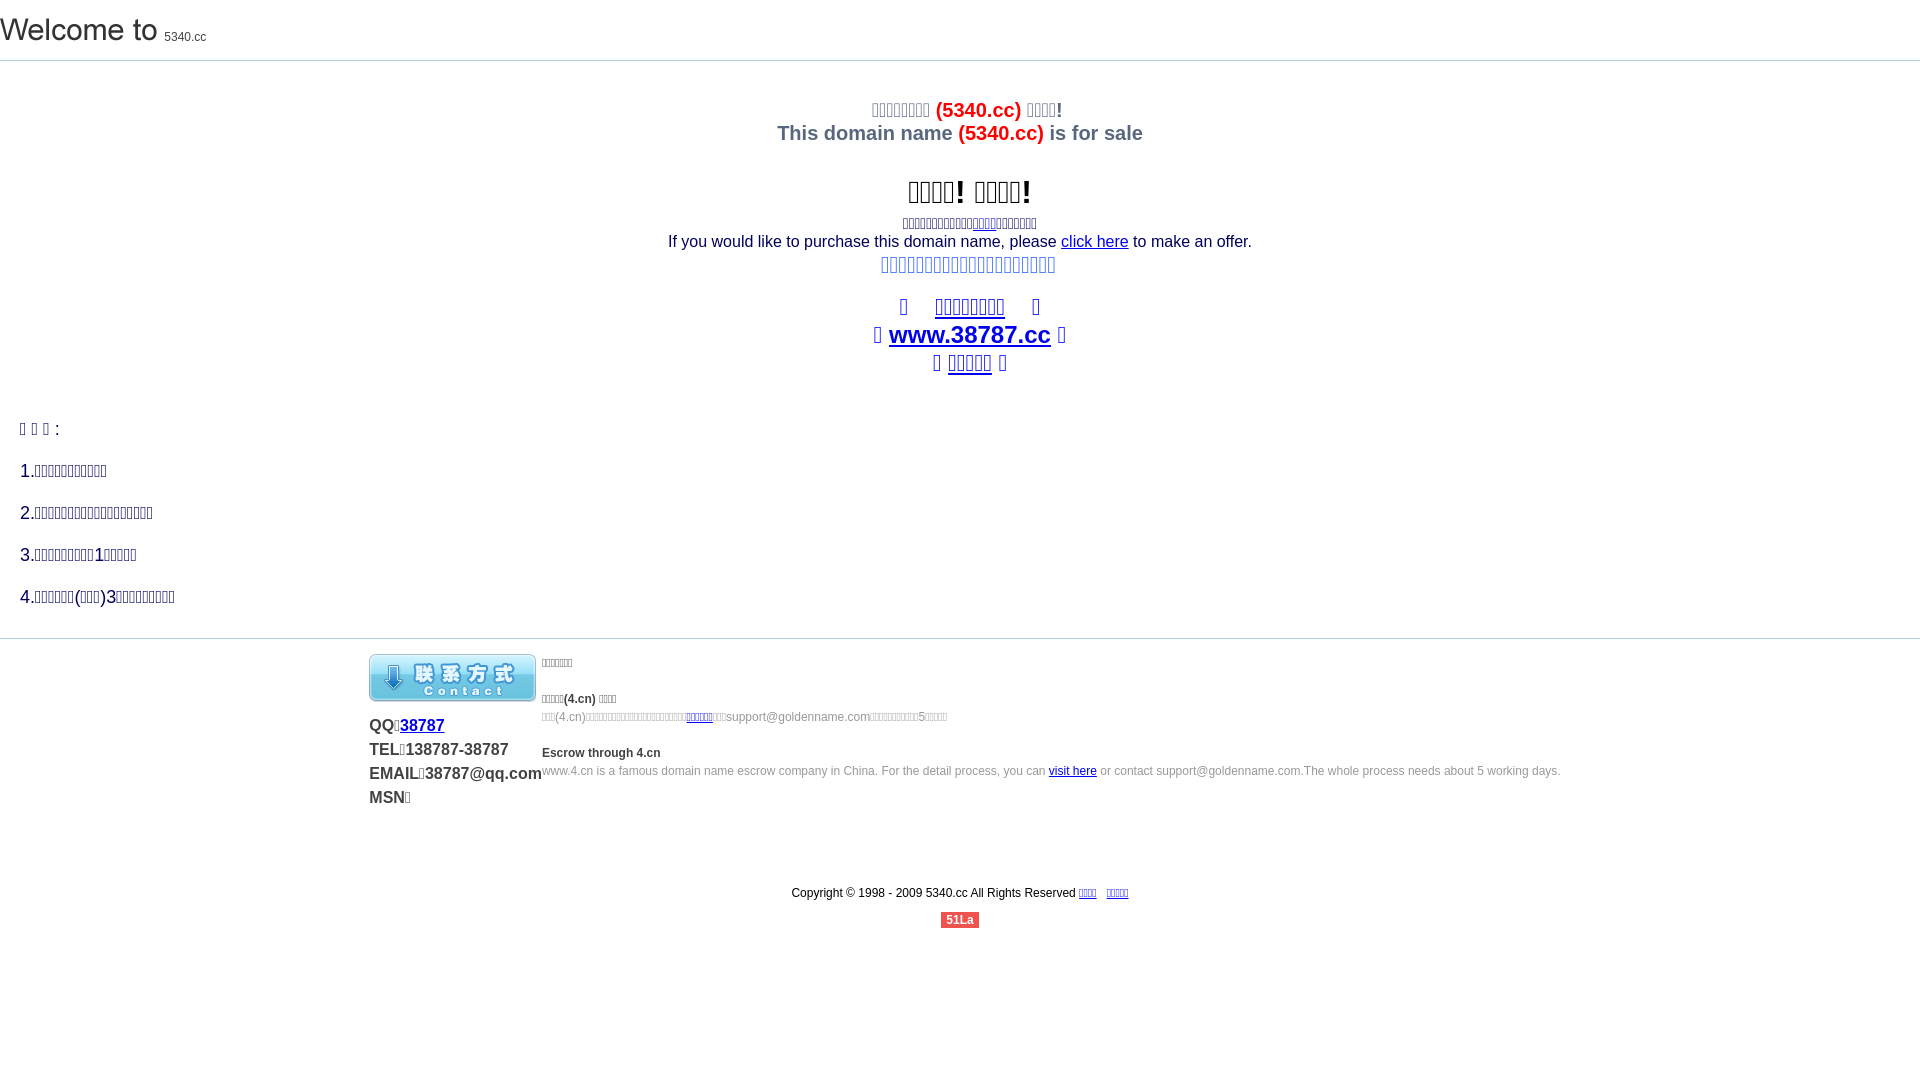  What do you see at coordinates (939, 920) in the screenshot?
I see `'51La'` at bounding box center [939, 920].